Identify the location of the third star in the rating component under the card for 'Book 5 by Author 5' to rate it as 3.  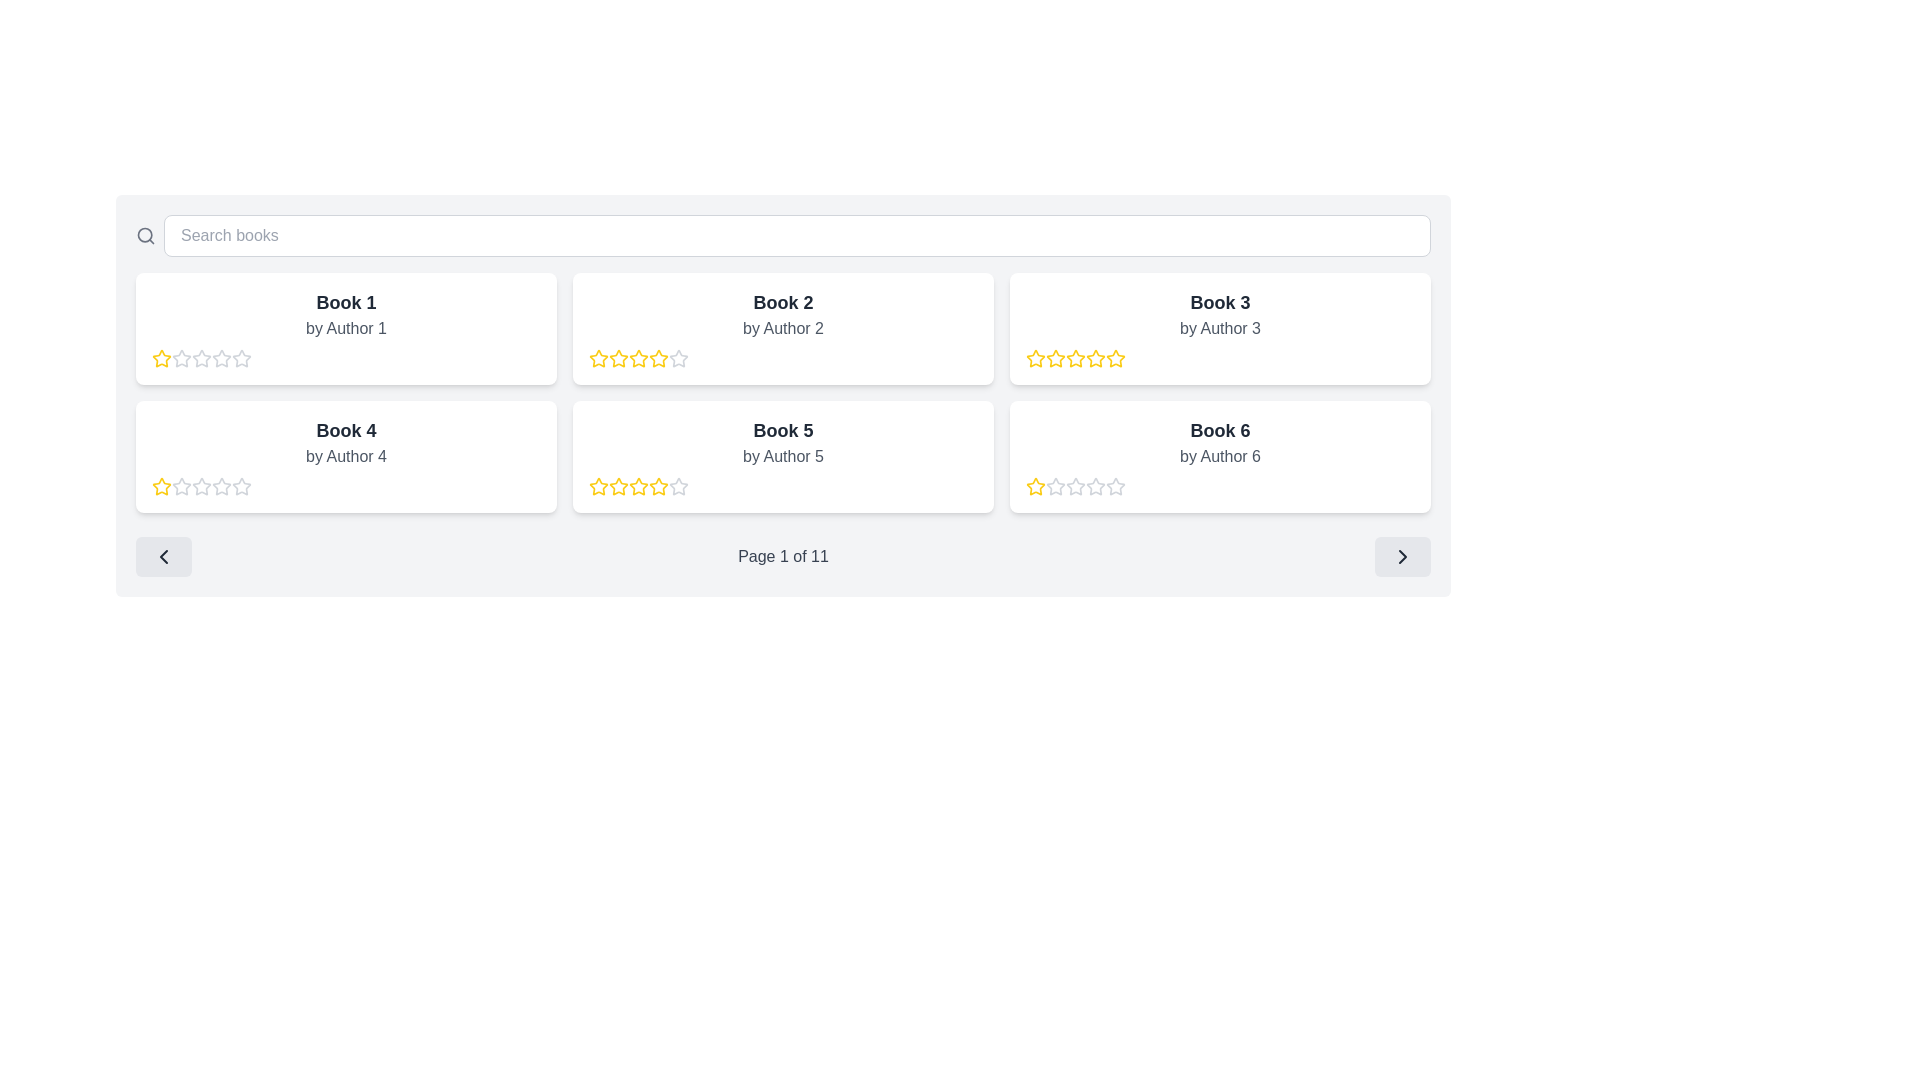
(618, 486).